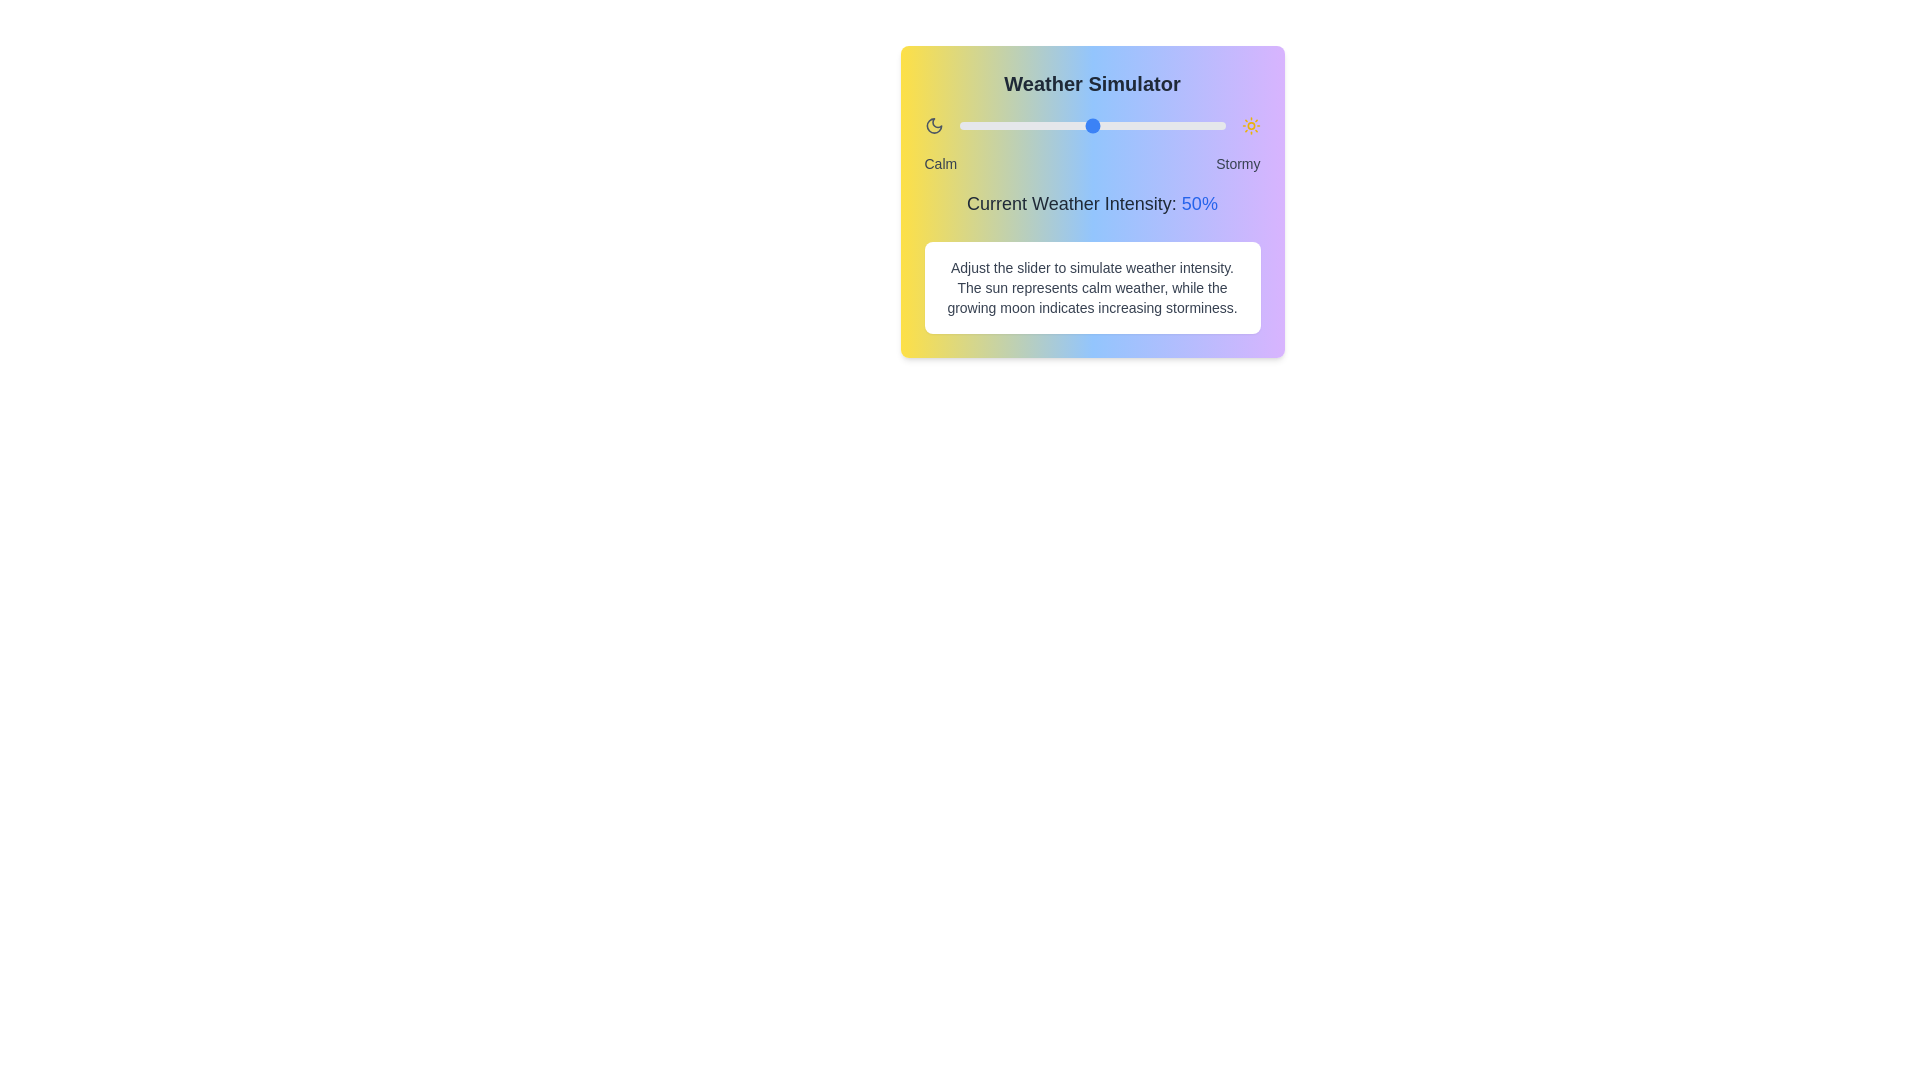 This screenshot has width=1920, height=1080. I want to click on the weather intensity slider to 41%, so click(1067, 126).